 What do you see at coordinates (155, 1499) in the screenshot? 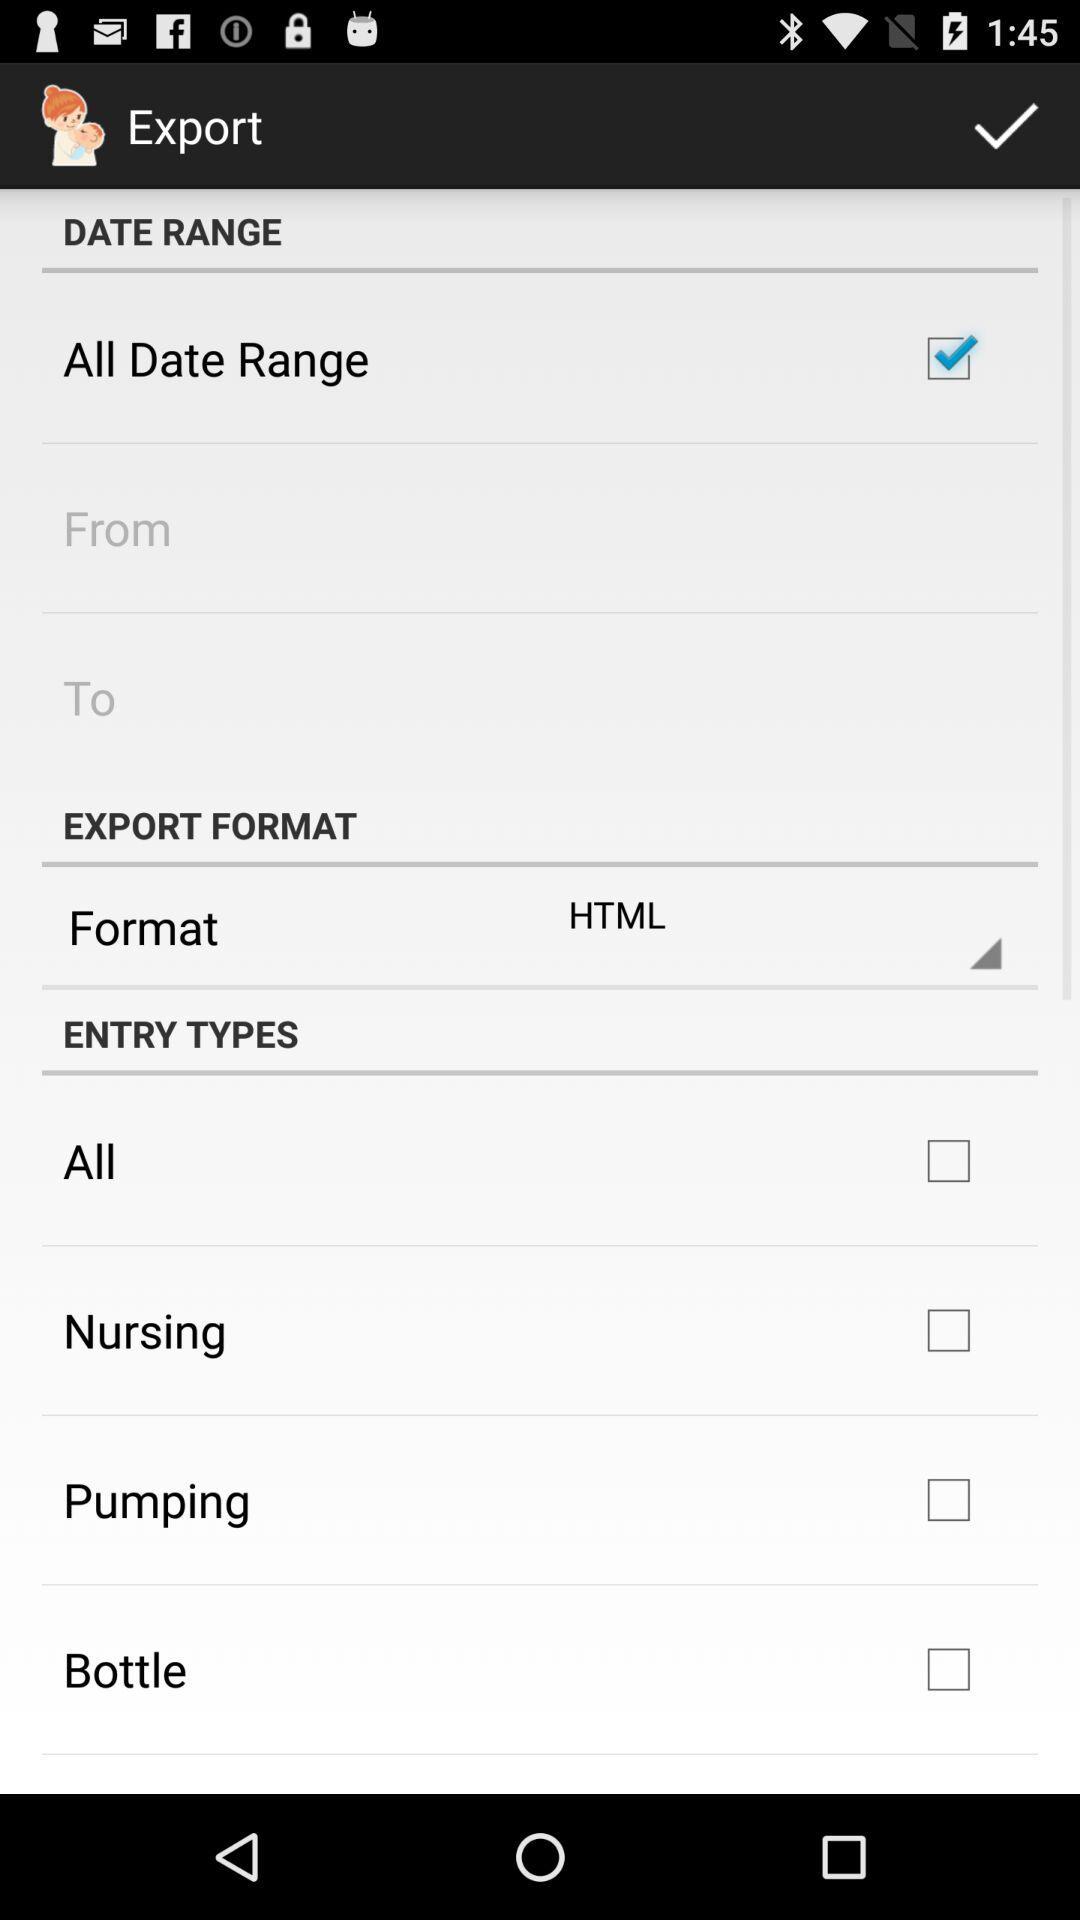
I see `the item below nursing` at bounding box center [155, 1499].